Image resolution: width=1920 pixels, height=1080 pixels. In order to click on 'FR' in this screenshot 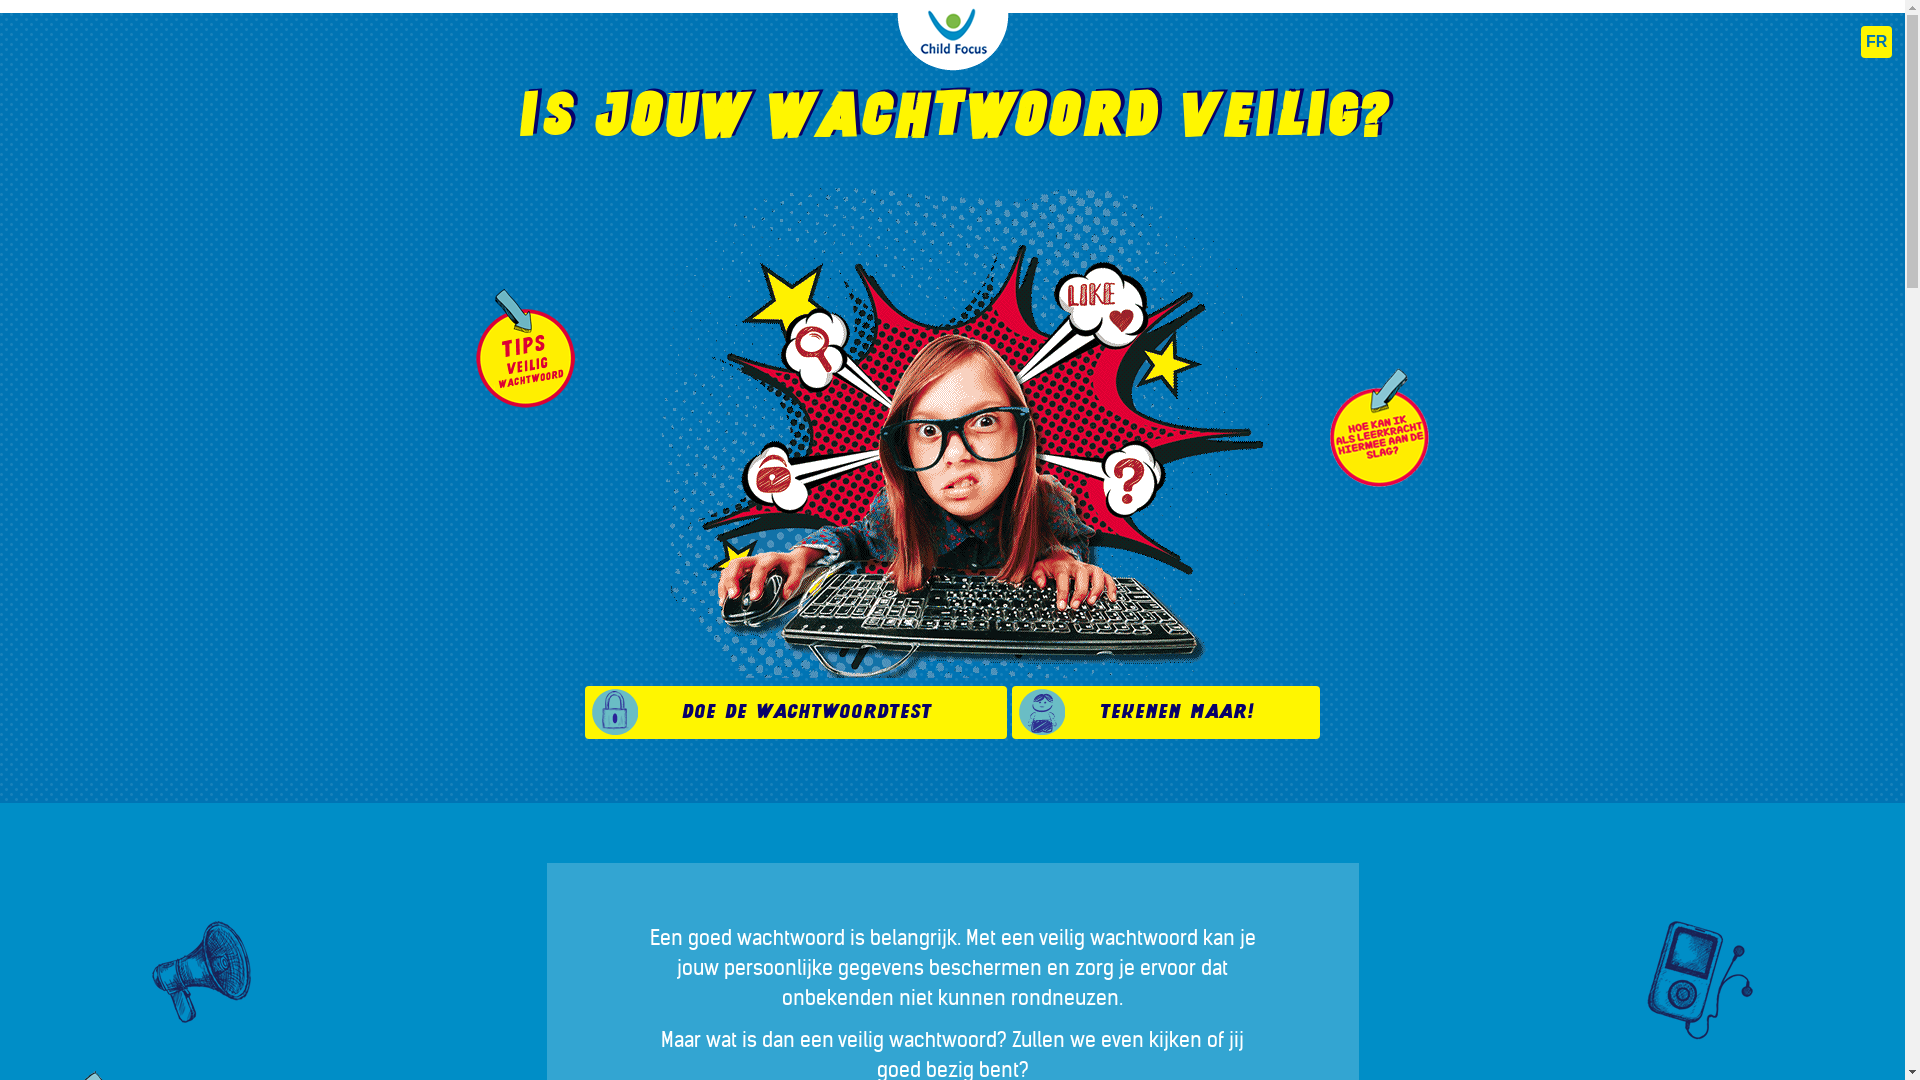, I will do `click(1860, 42)`.